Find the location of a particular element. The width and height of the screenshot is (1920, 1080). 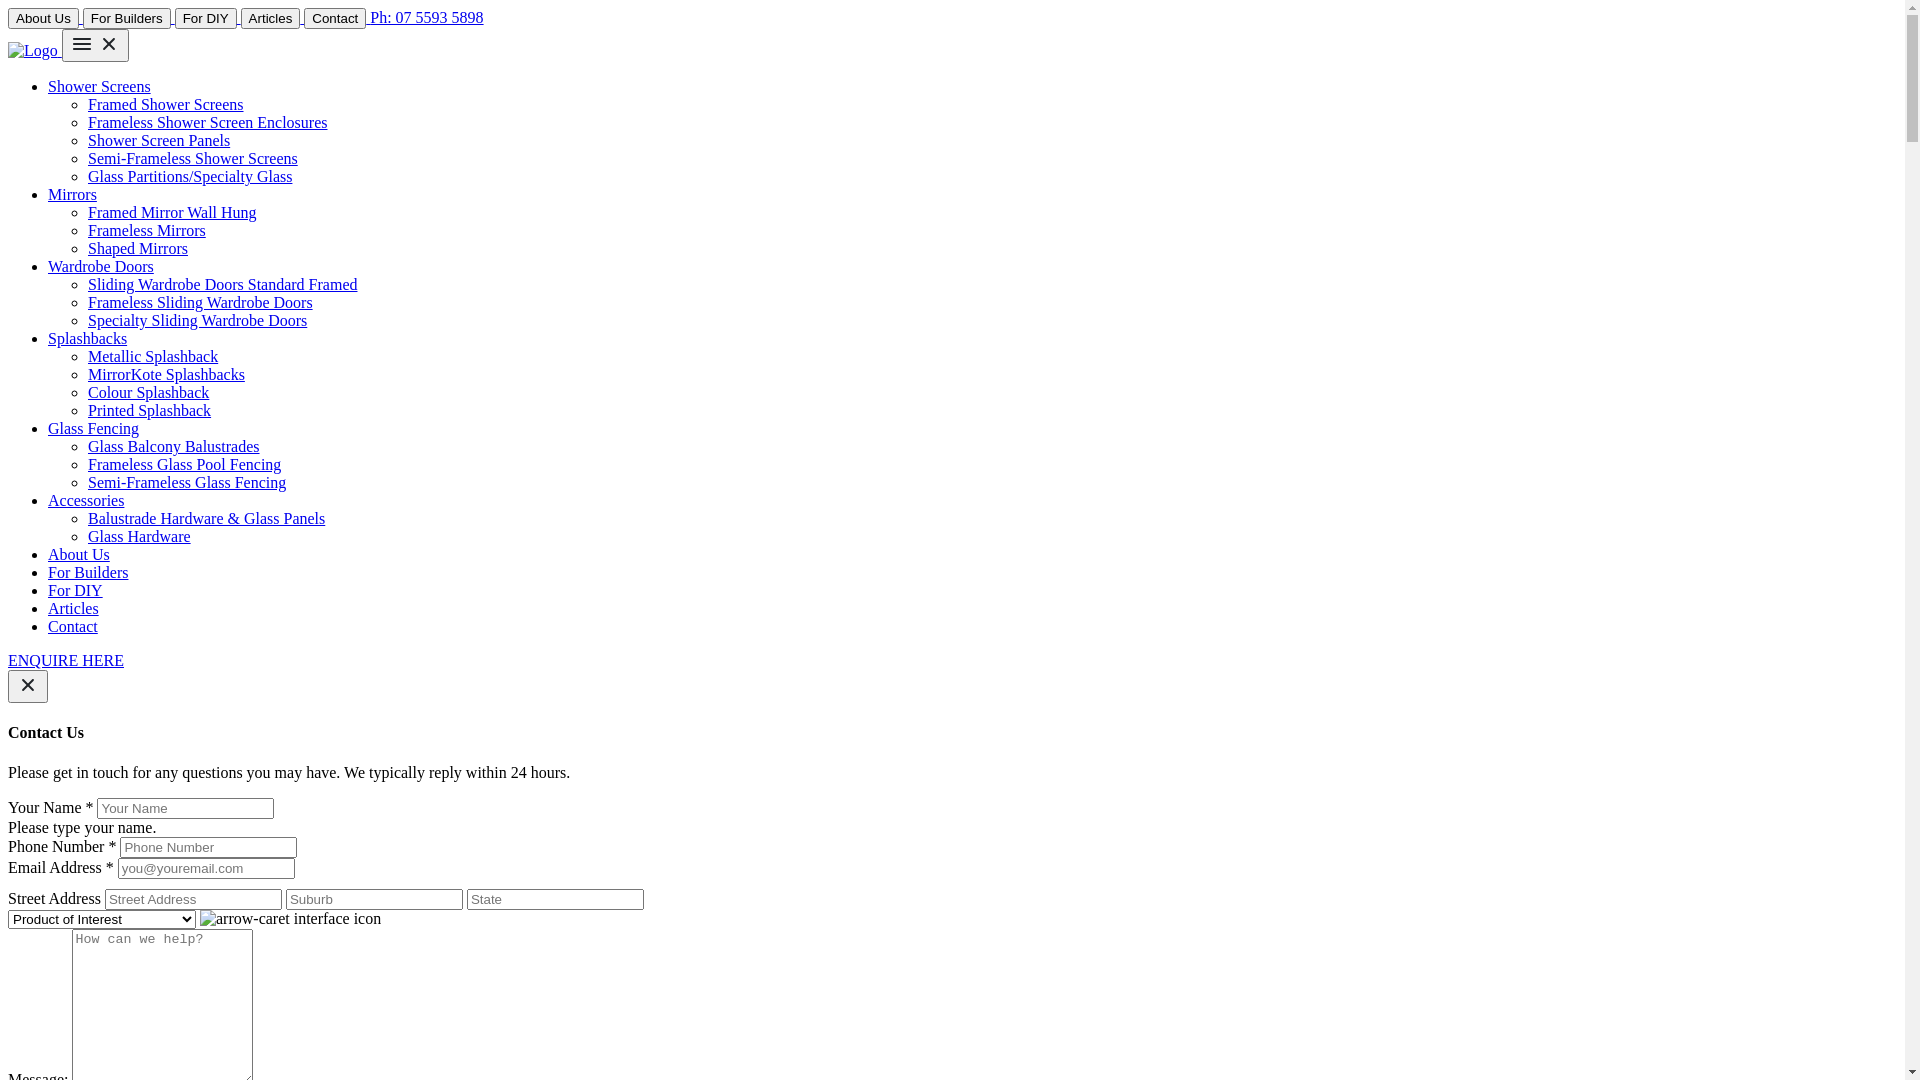

'About Us' is located at coordinates (8, 17).